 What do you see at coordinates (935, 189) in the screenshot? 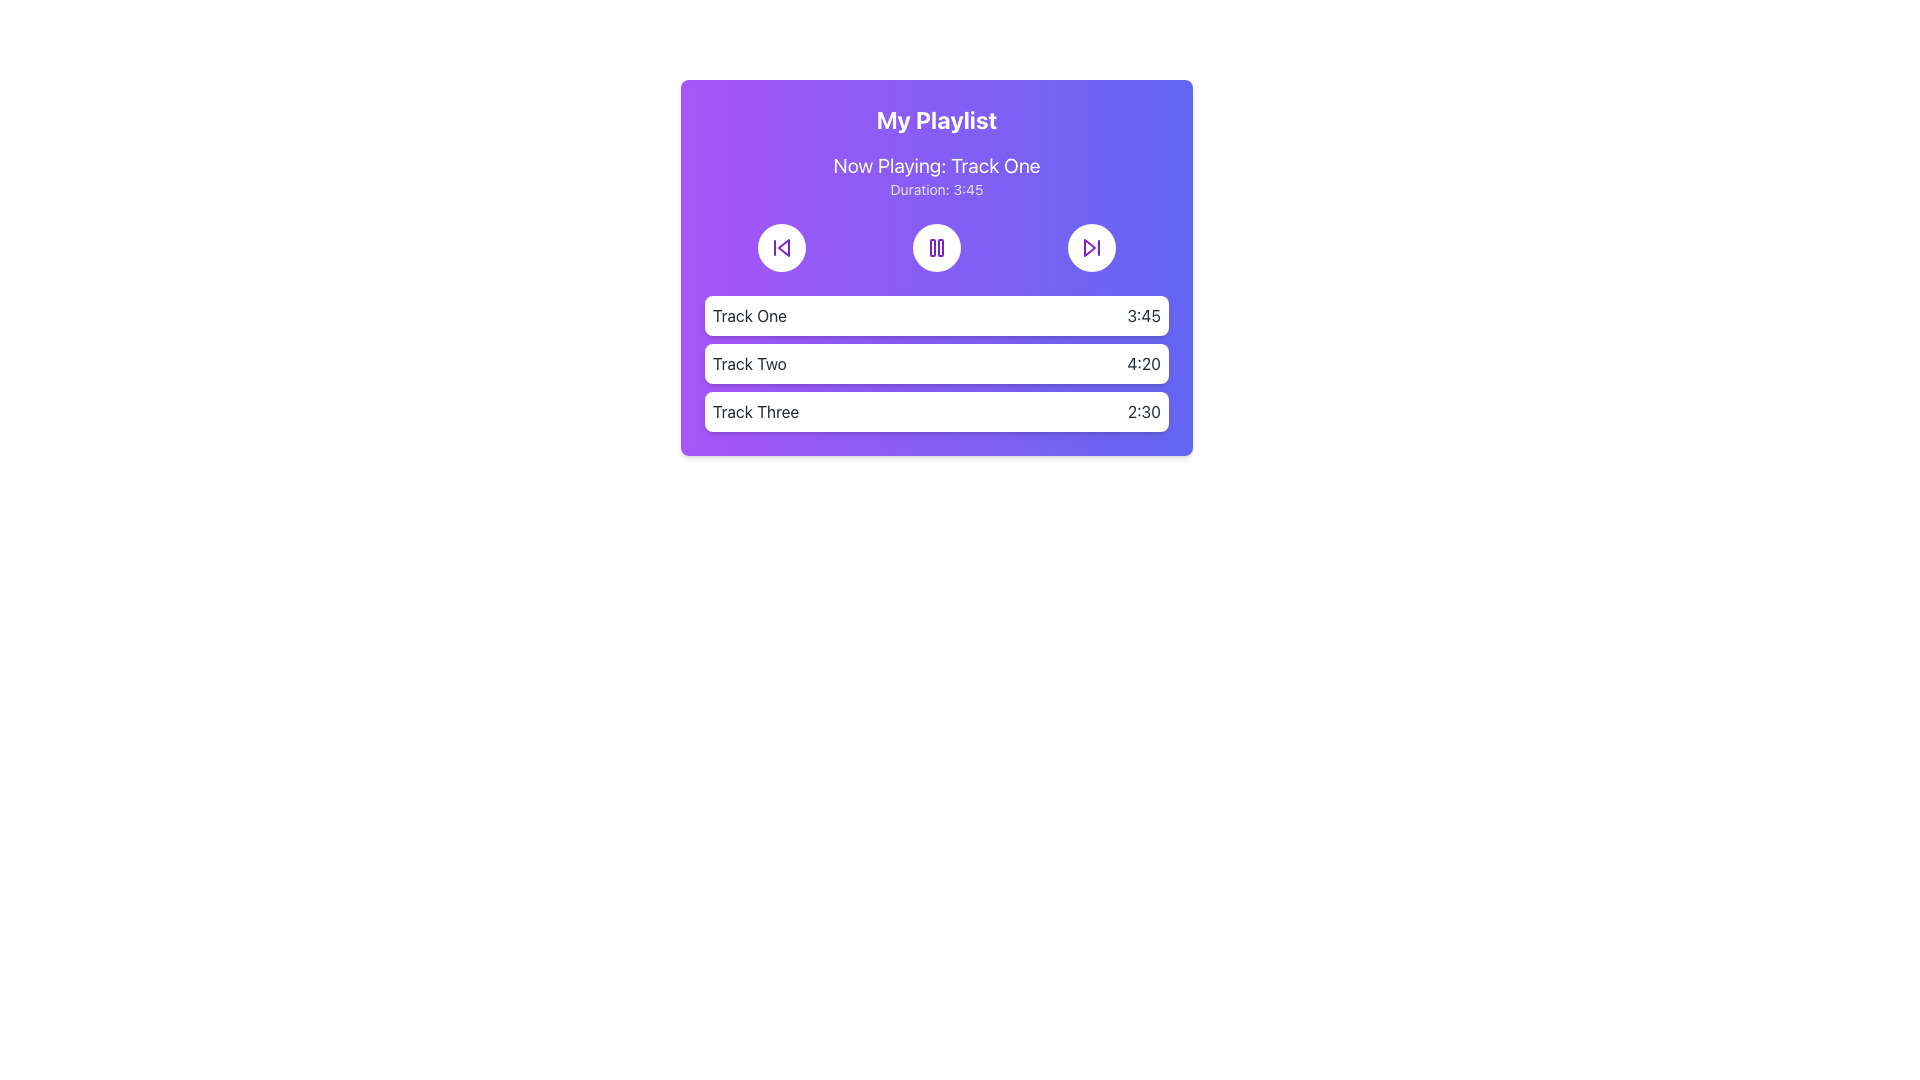
I see `the text label displaying the duration of the media track, which is styled in small gray font and located beneath the track title 'Now Playing: Track One'` at bounding box center [935, 189].